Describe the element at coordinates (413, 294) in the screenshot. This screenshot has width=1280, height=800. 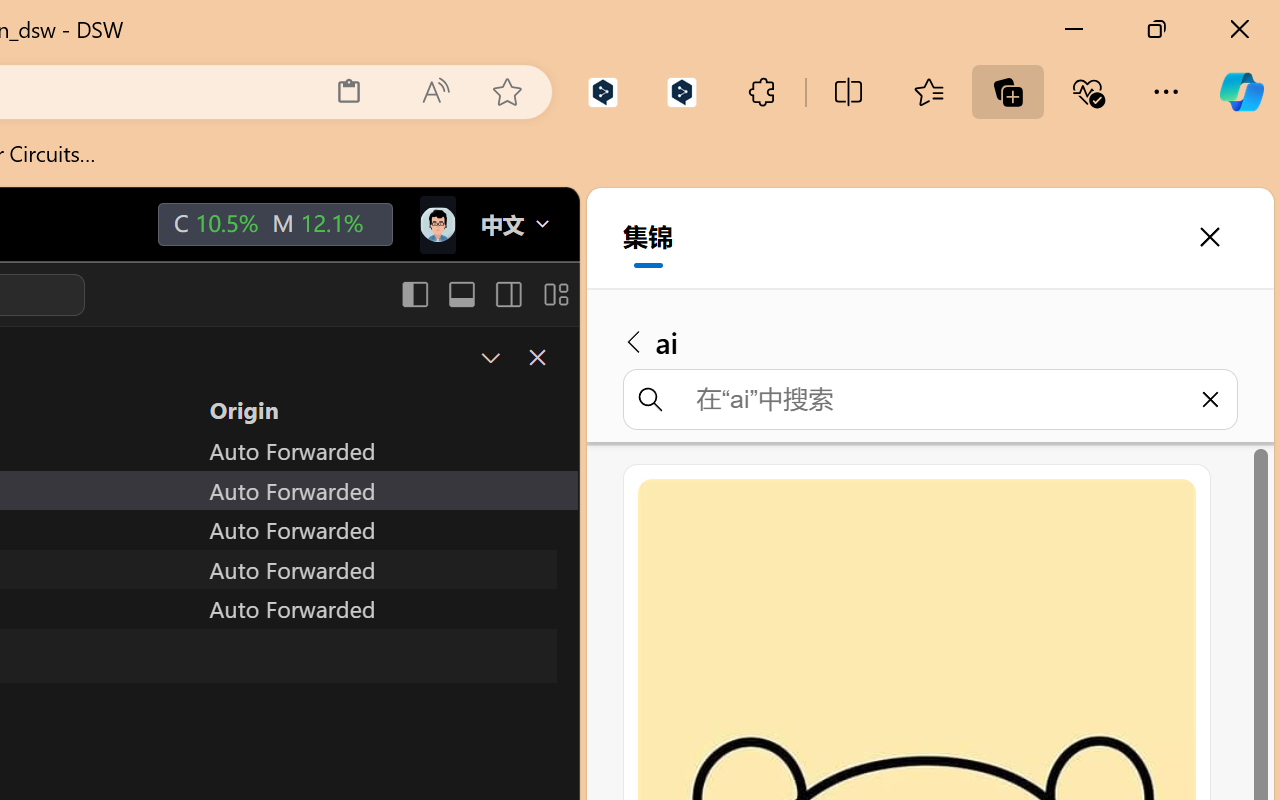
I see `'Toggle Primary Side Bar (Ctrl+B)'` at that location.